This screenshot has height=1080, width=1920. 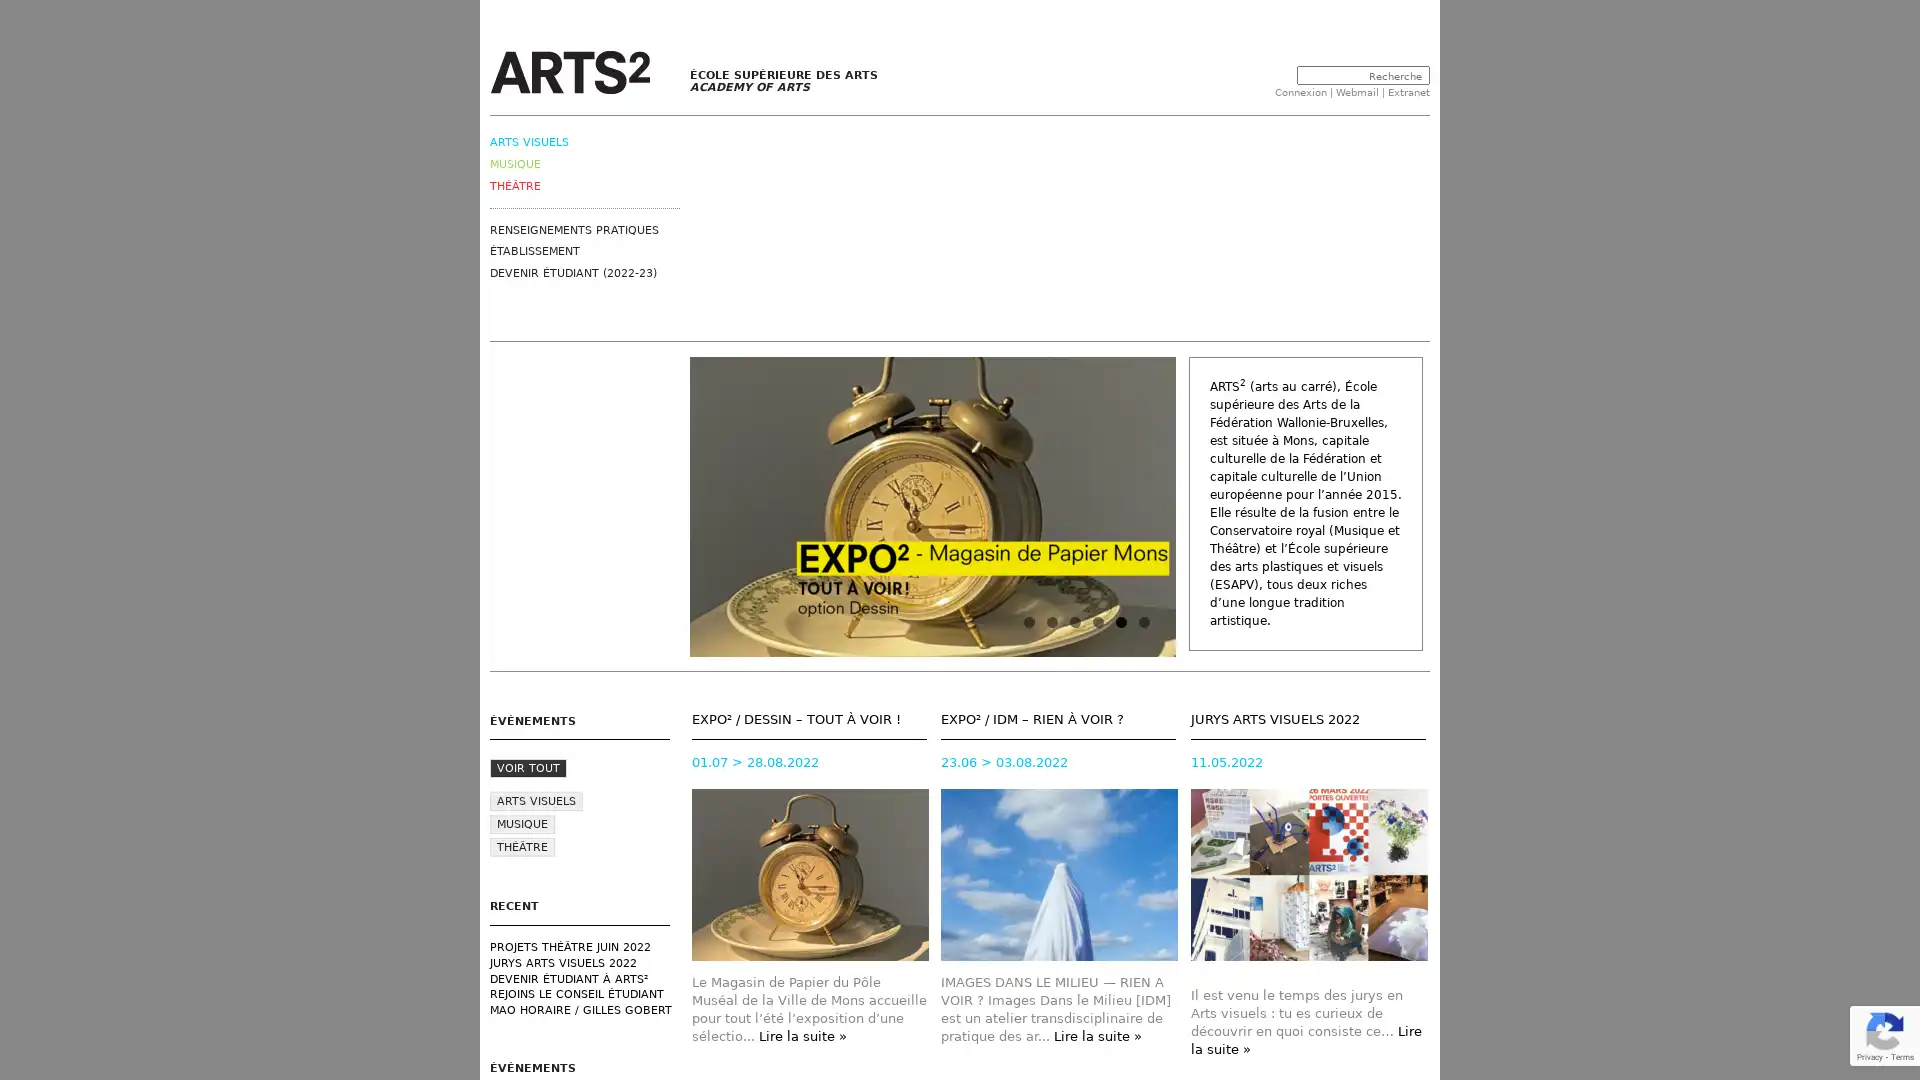 I want to click on ARTS VISUELS, so click(x=536, y=800).